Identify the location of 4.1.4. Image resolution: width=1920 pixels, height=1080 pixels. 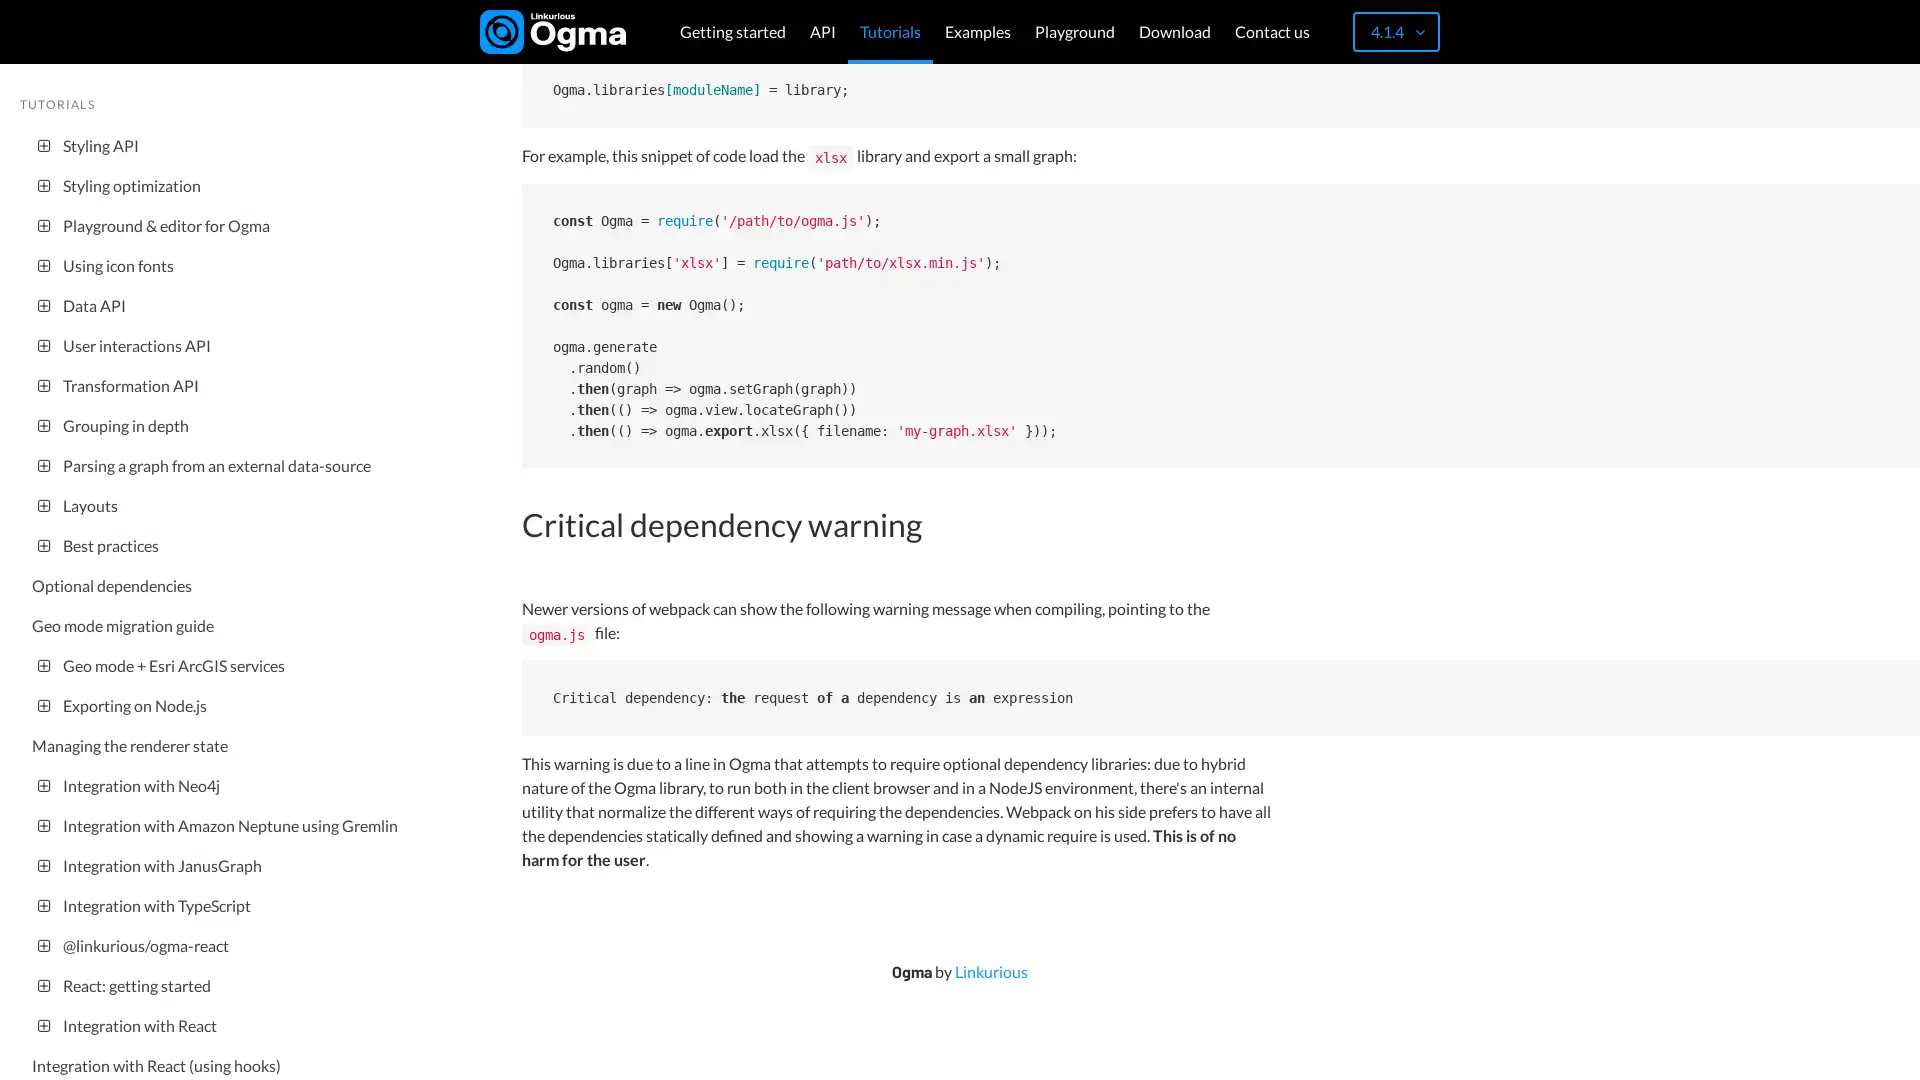
(1395, 31).